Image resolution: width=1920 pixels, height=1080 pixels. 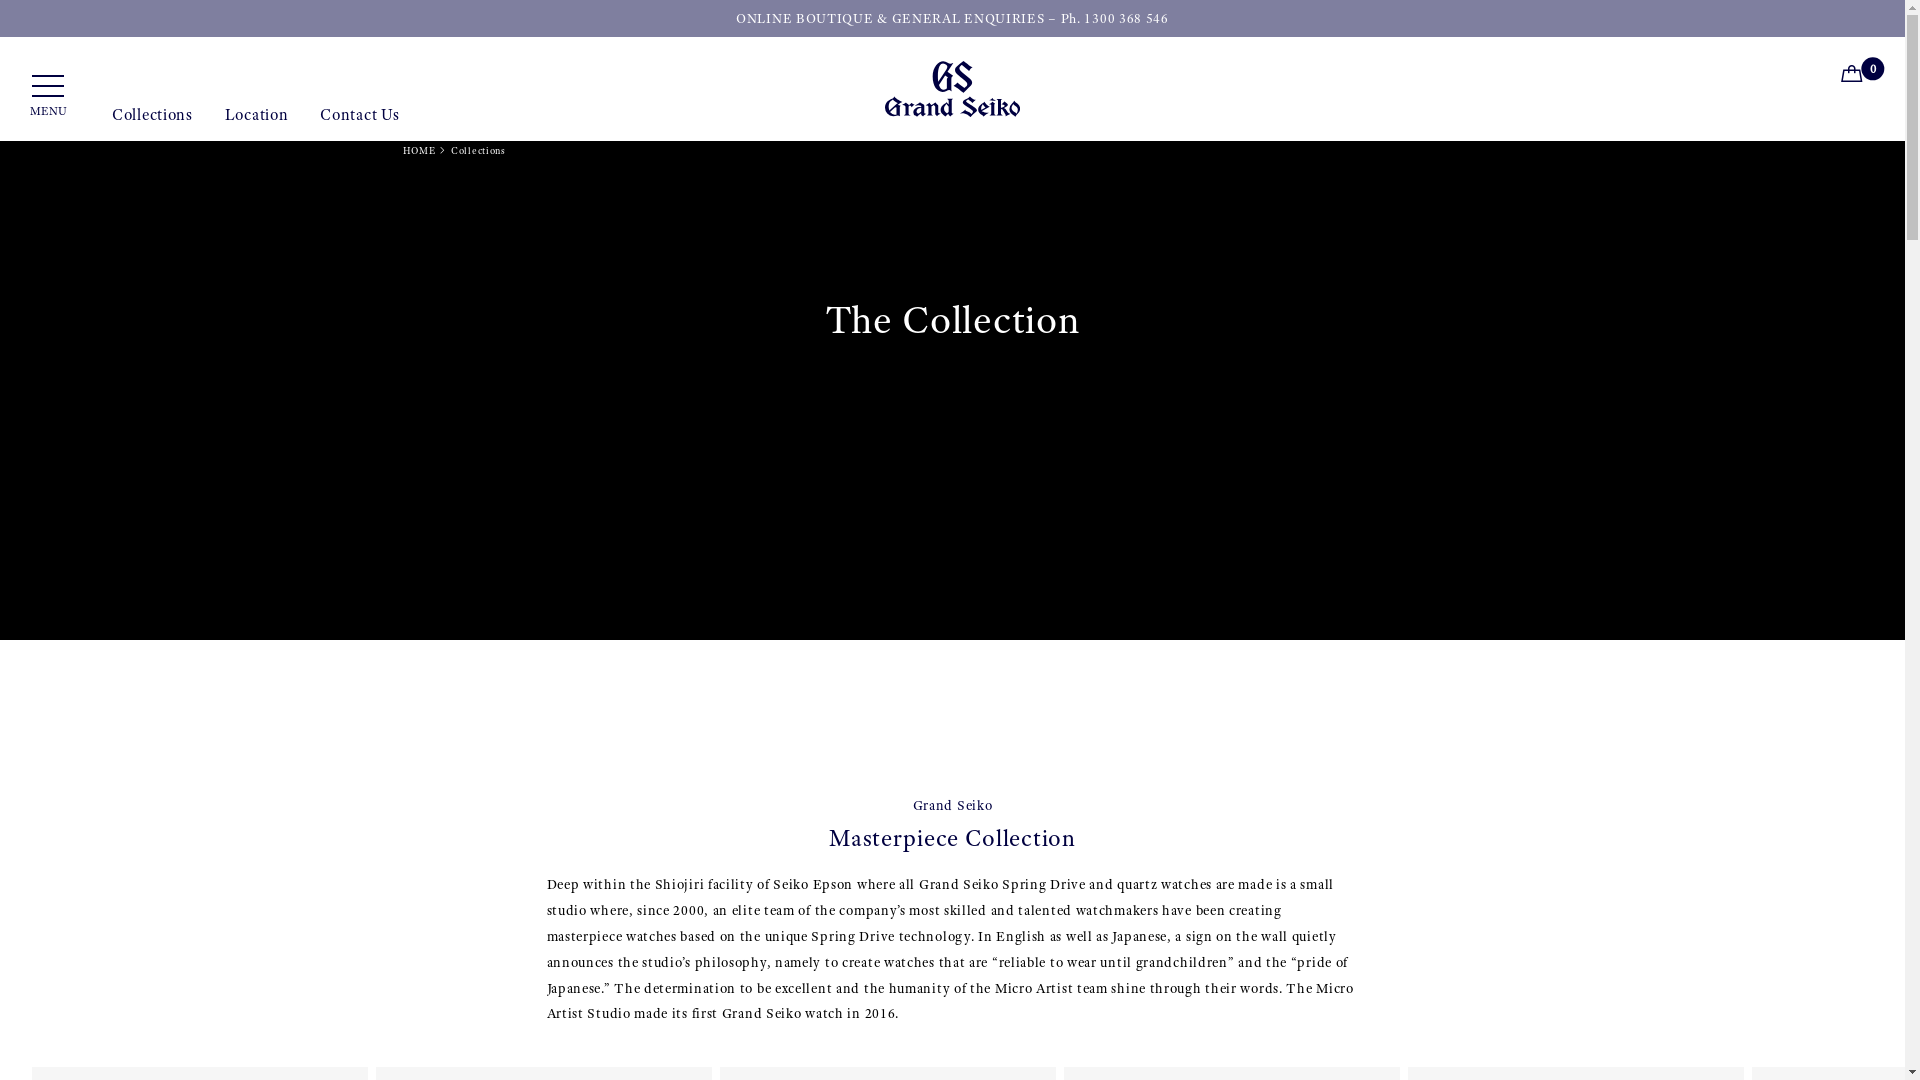 What do you see at coordinates (359, 123) in the screenshot?
I see `'Contact Us'` at bounding box center [359, 123].